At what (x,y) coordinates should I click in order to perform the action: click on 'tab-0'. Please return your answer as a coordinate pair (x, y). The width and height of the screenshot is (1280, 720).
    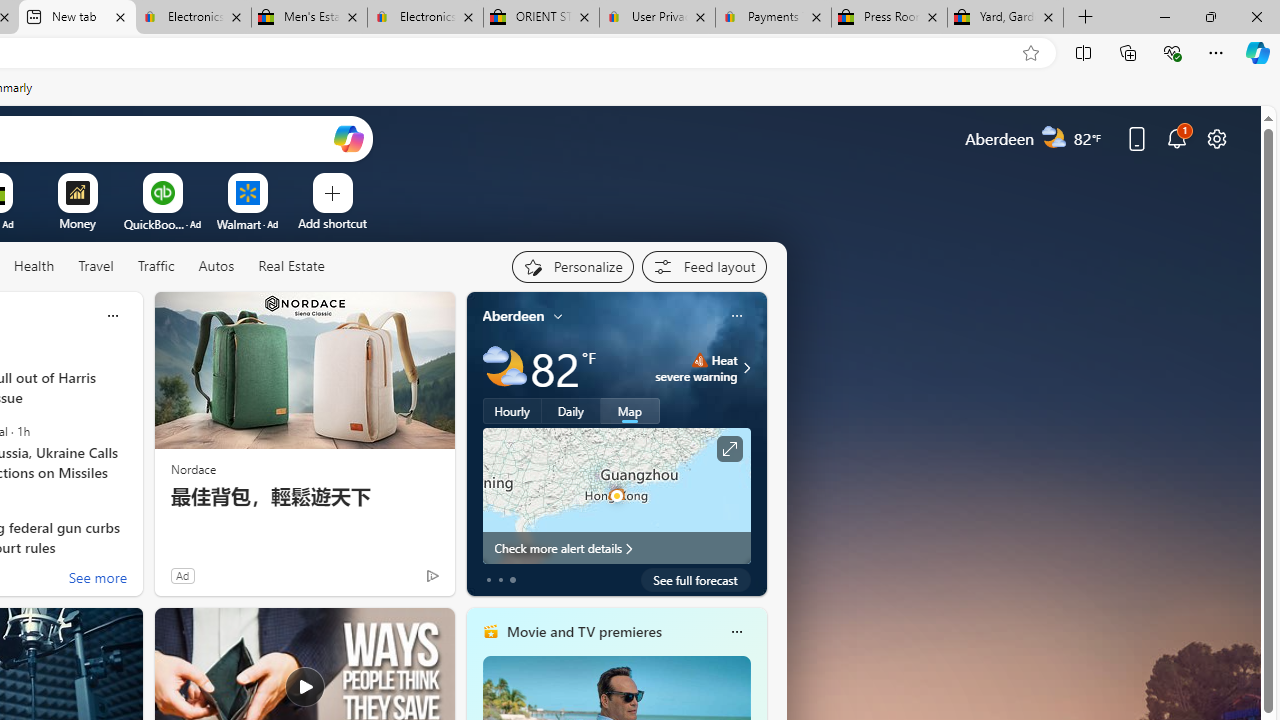
    Looking at the image, I should click on (488, 579).